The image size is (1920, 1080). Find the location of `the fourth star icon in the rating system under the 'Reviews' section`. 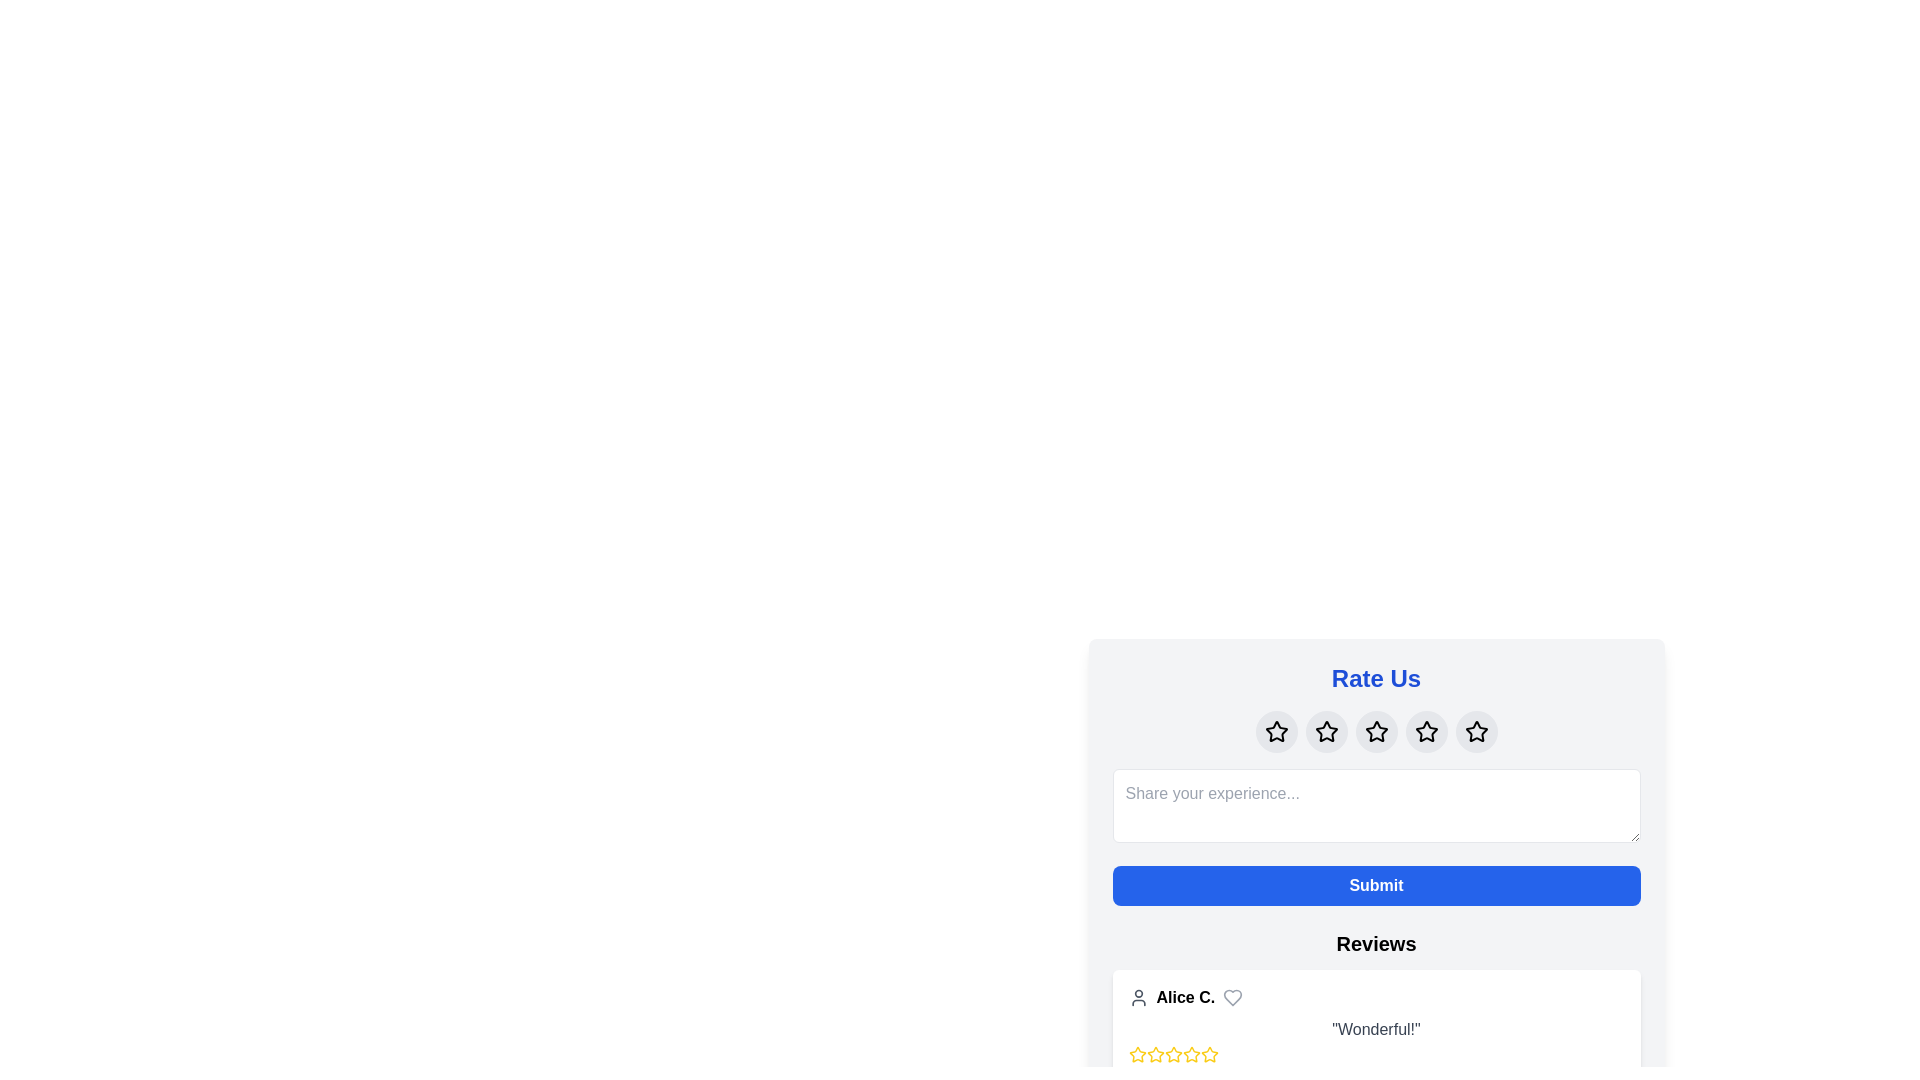

the fourth star icon in the rating system under the 'Reviews' section is located at coordinates (1208, 1053).